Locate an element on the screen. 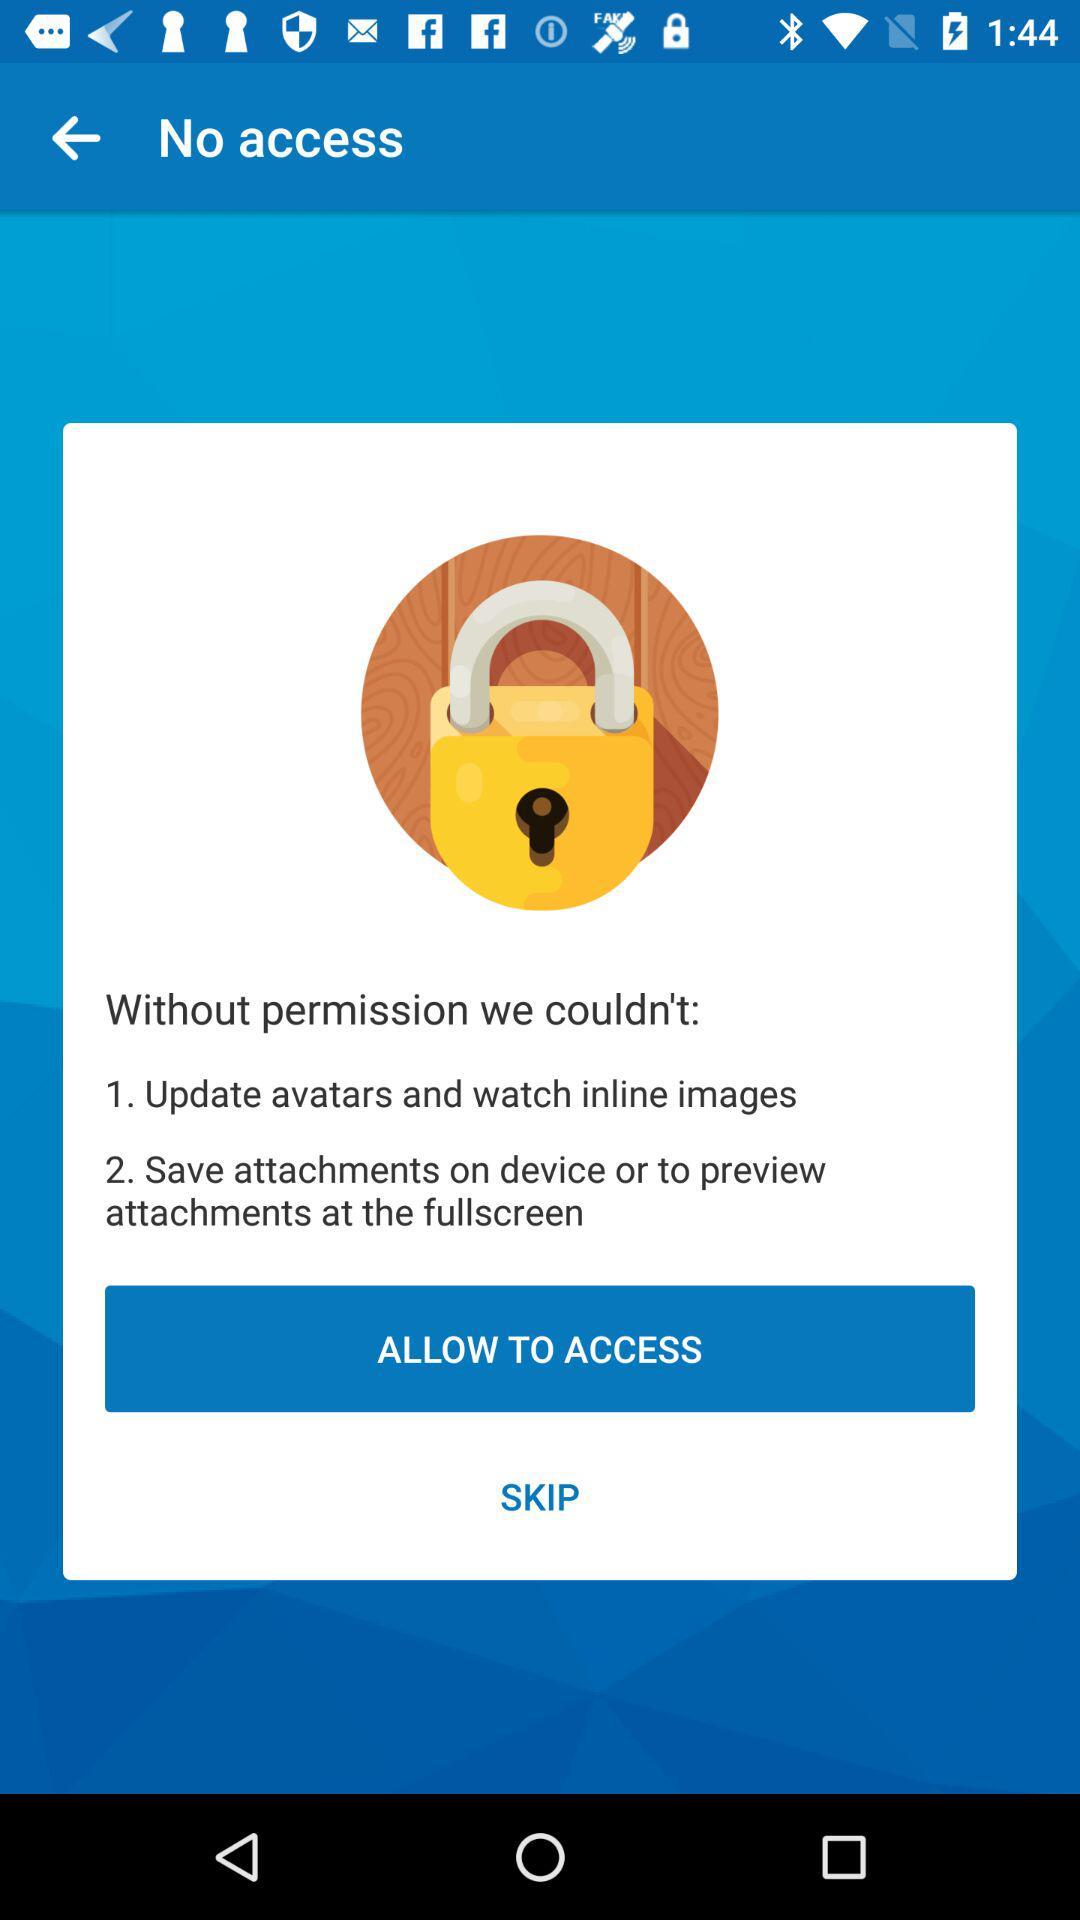  the allow to access icon is located at coordinates (540, 1348).